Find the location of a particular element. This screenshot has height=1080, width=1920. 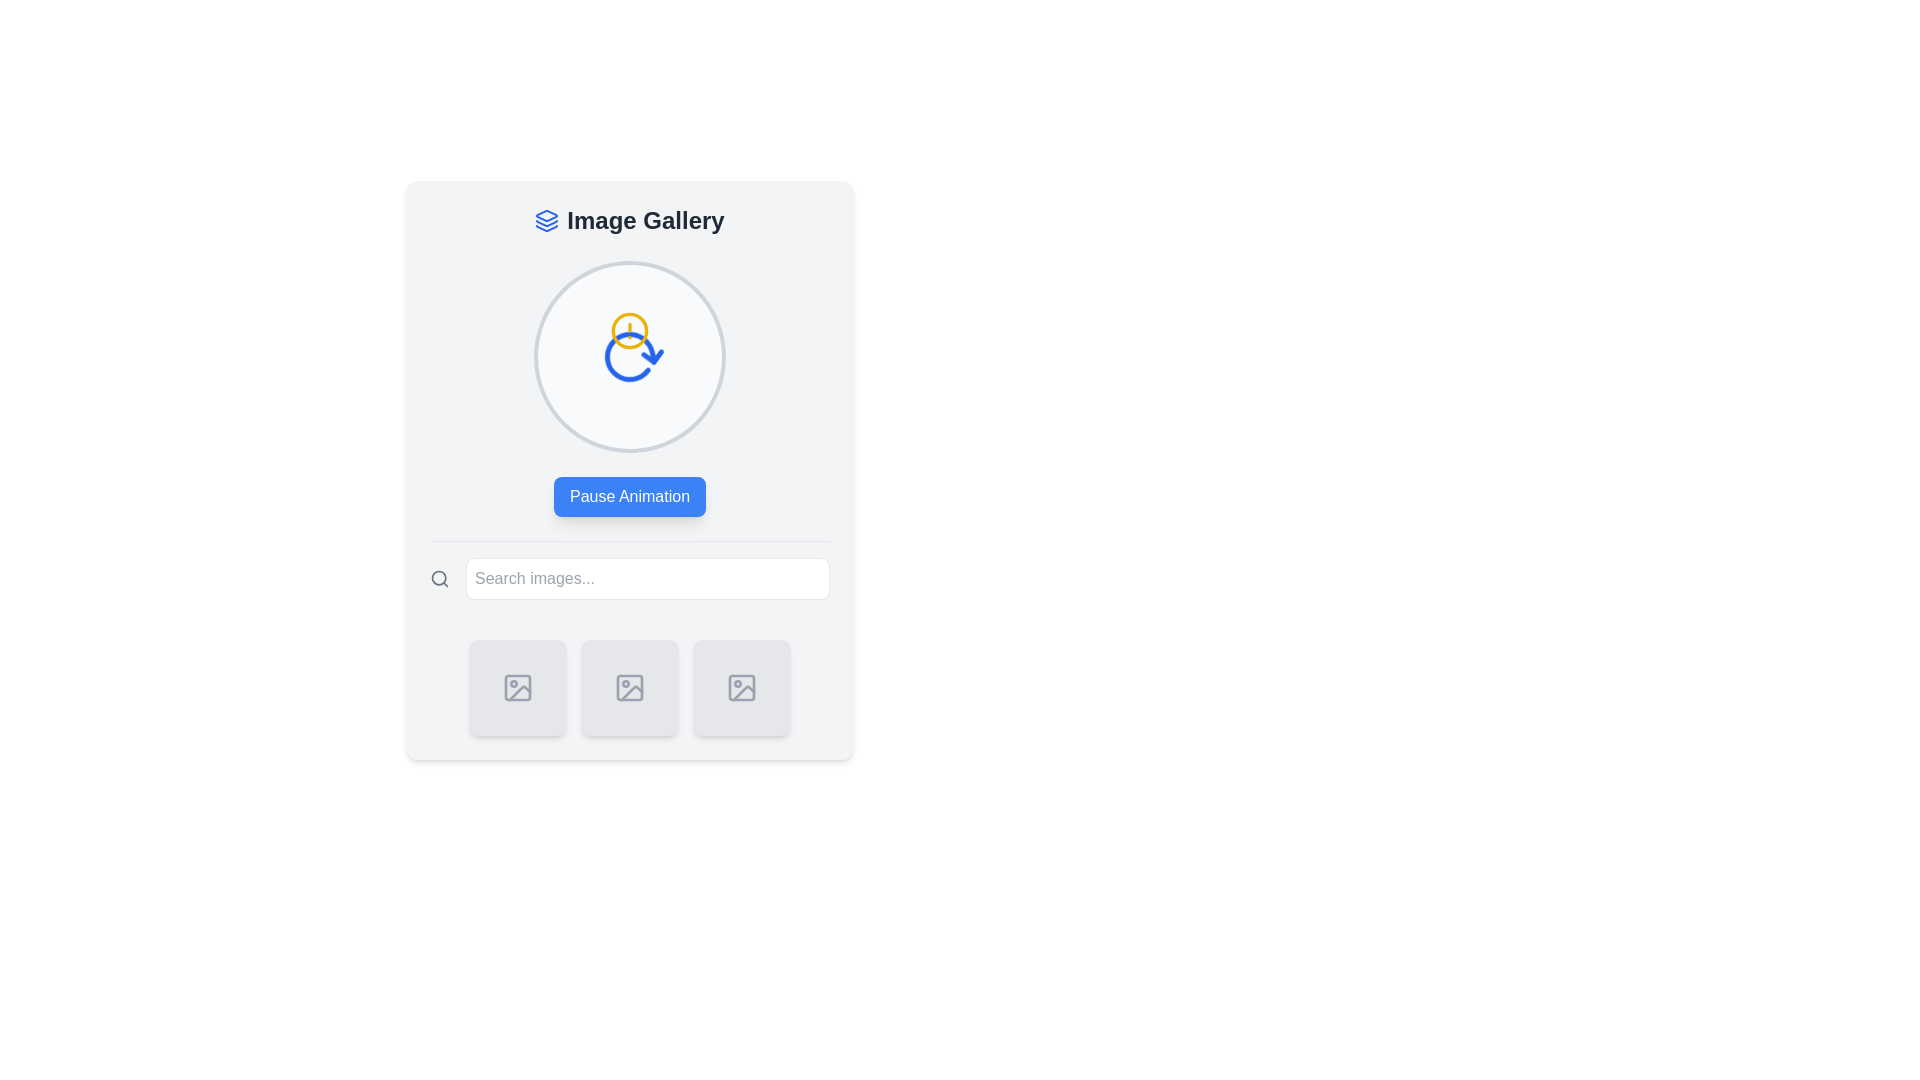

the square button with a light gray background and gallery icon is located at coordinates (518, 686).